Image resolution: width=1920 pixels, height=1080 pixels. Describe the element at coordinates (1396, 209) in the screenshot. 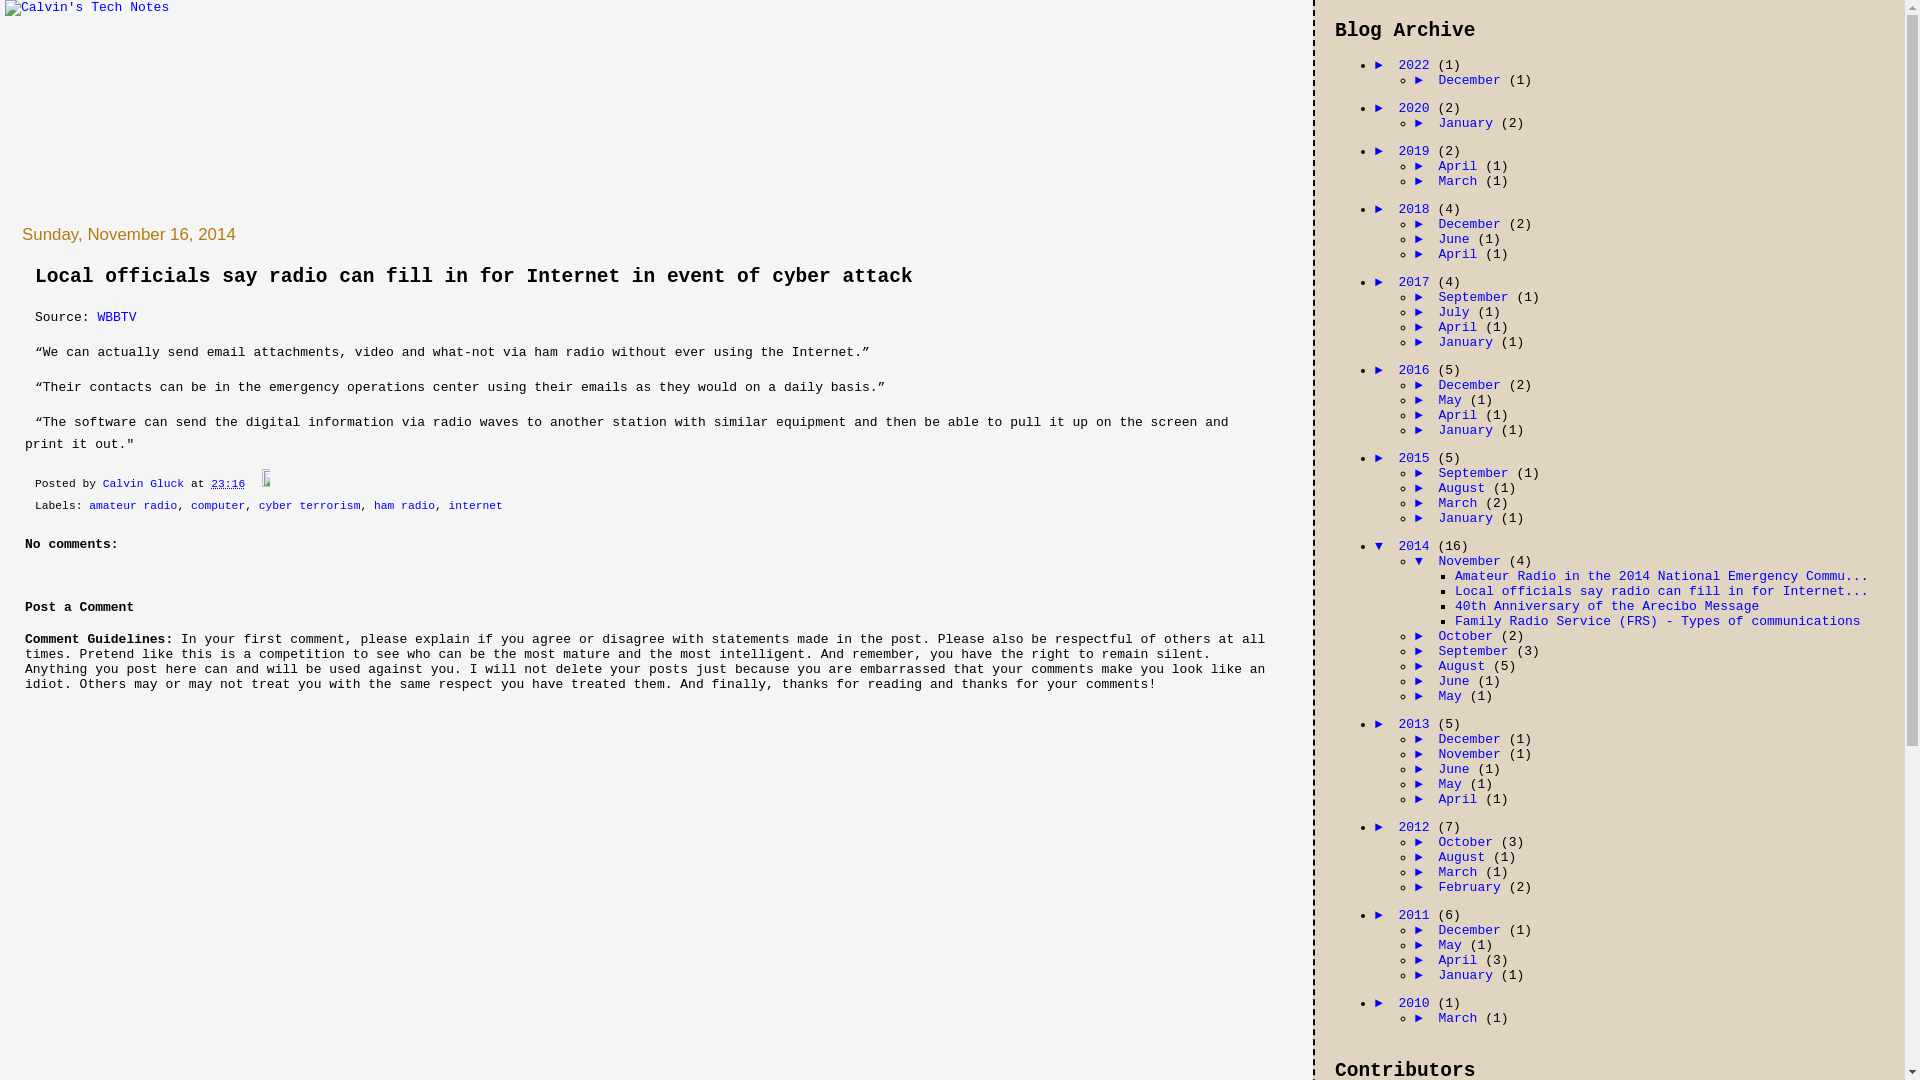

I see `'2018'` at that location.